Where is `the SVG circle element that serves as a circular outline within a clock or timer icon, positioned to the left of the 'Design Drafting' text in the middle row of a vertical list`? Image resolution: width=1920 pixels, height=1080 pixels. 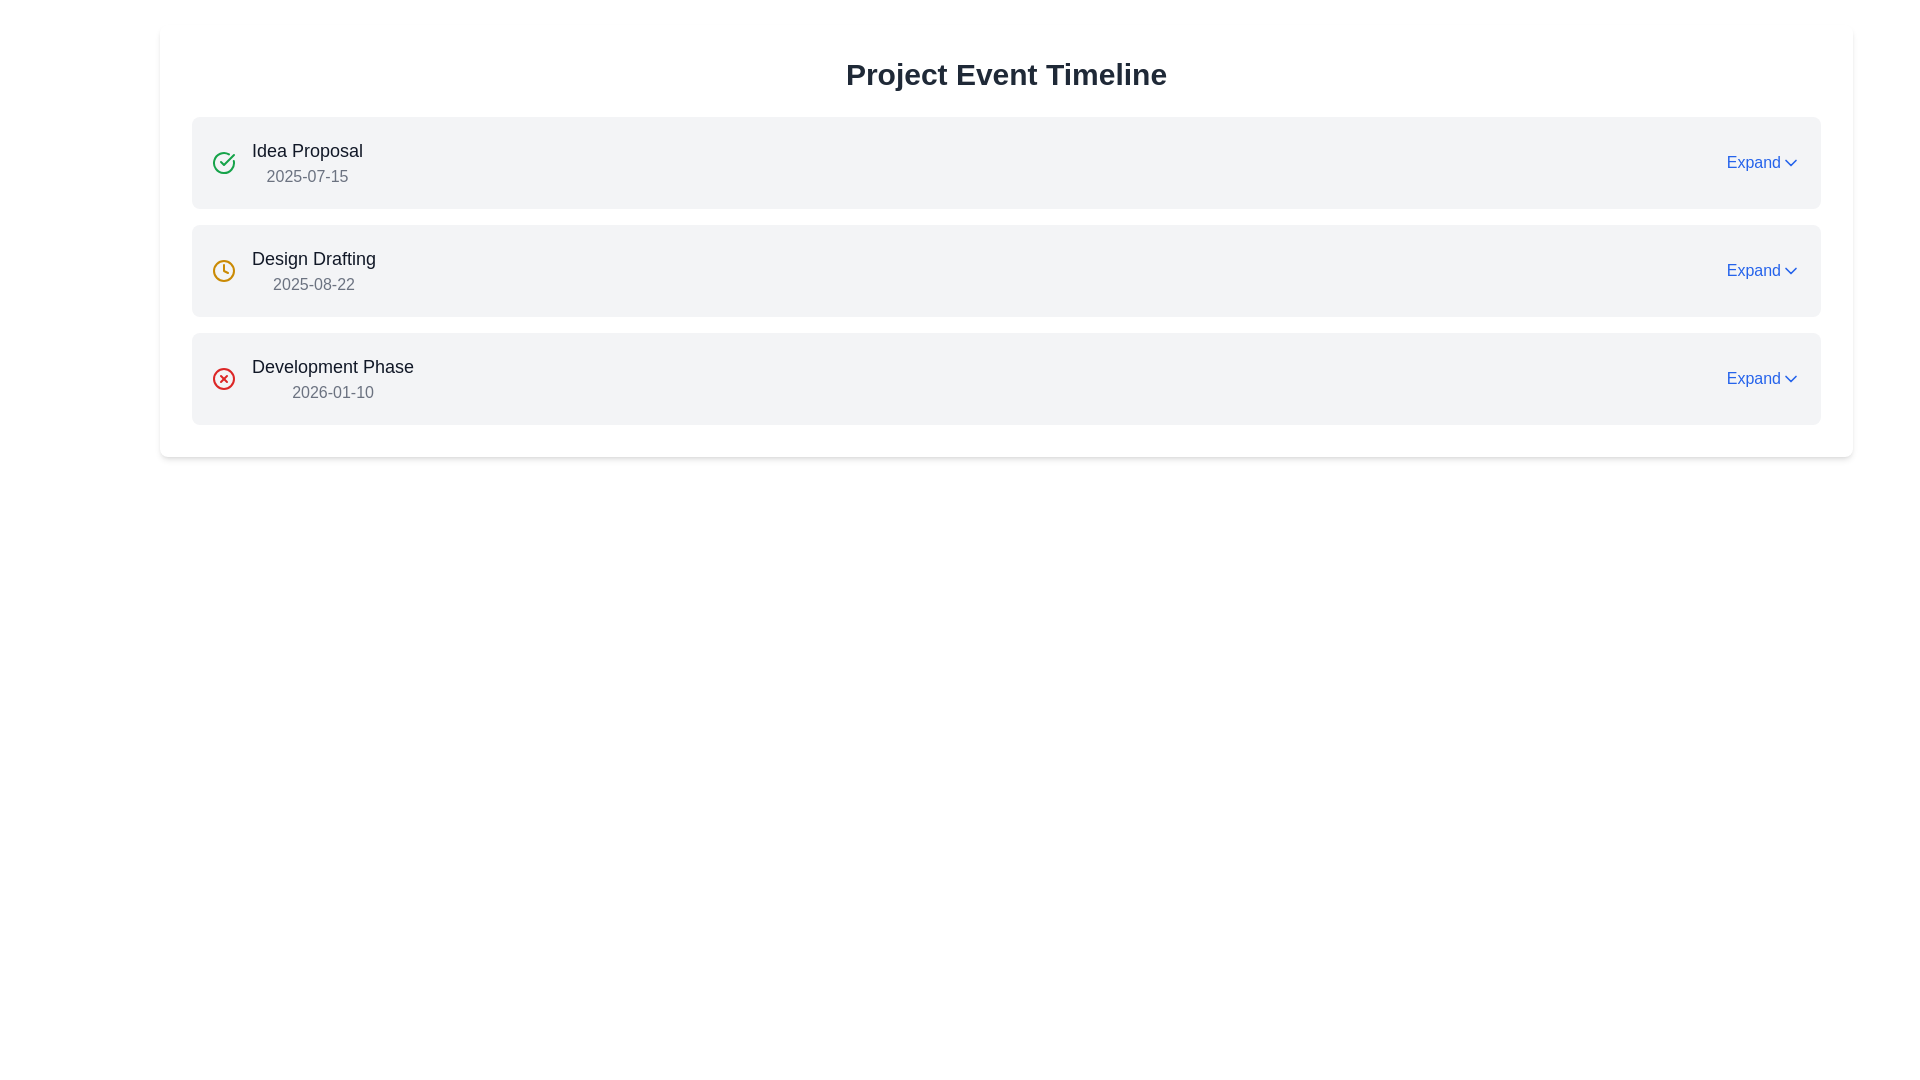
the SVG circle element that serves as a circular outline within a clock or timer icon, positioned to the left of the 'Design Drafting' text in the middle row of a vertical list is located at coordinates (224, 270).